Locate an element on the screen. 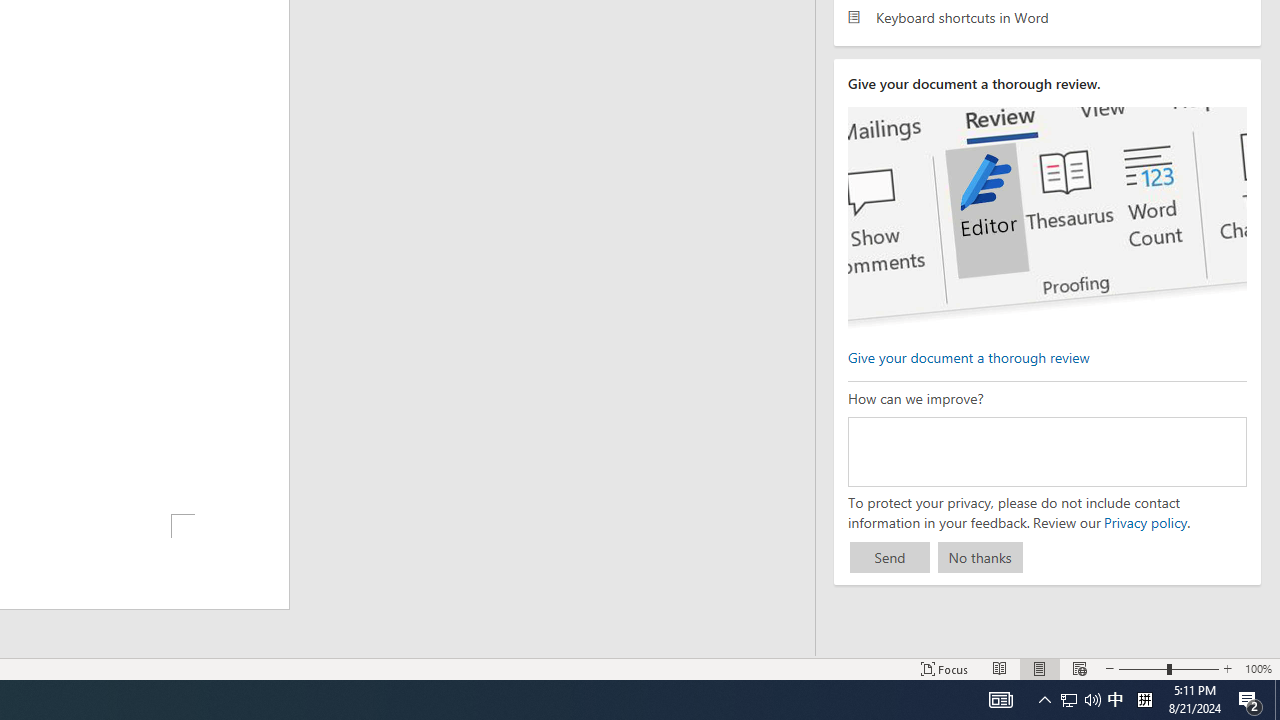 The image size is (1280, 720). 'Web Layout' is located at coordinates (1078, 669).